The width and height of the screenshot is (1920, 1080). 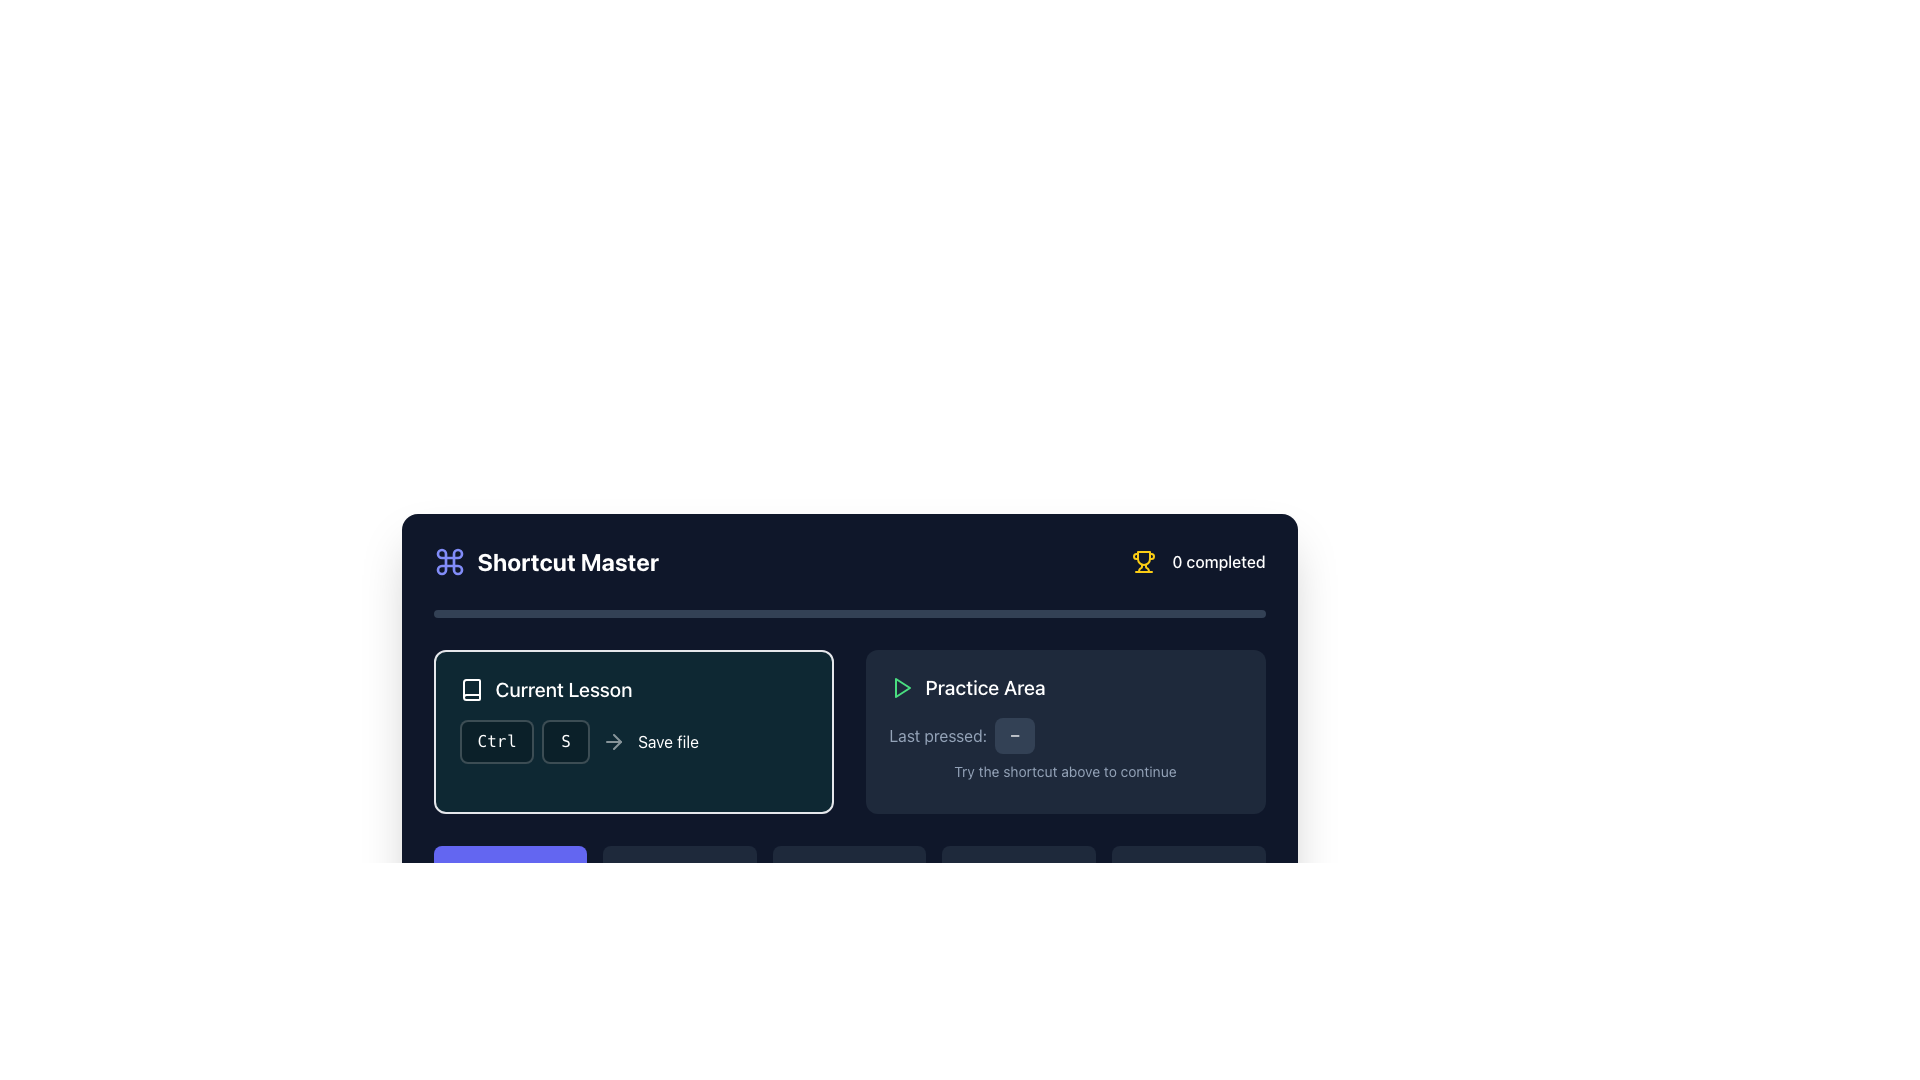 I want to click on the small square-shaped indigo icon with an intricate design resembling a command symbol located at the leftmost edge of the 'Shortcut Master' header, so click(x=448, y=562).